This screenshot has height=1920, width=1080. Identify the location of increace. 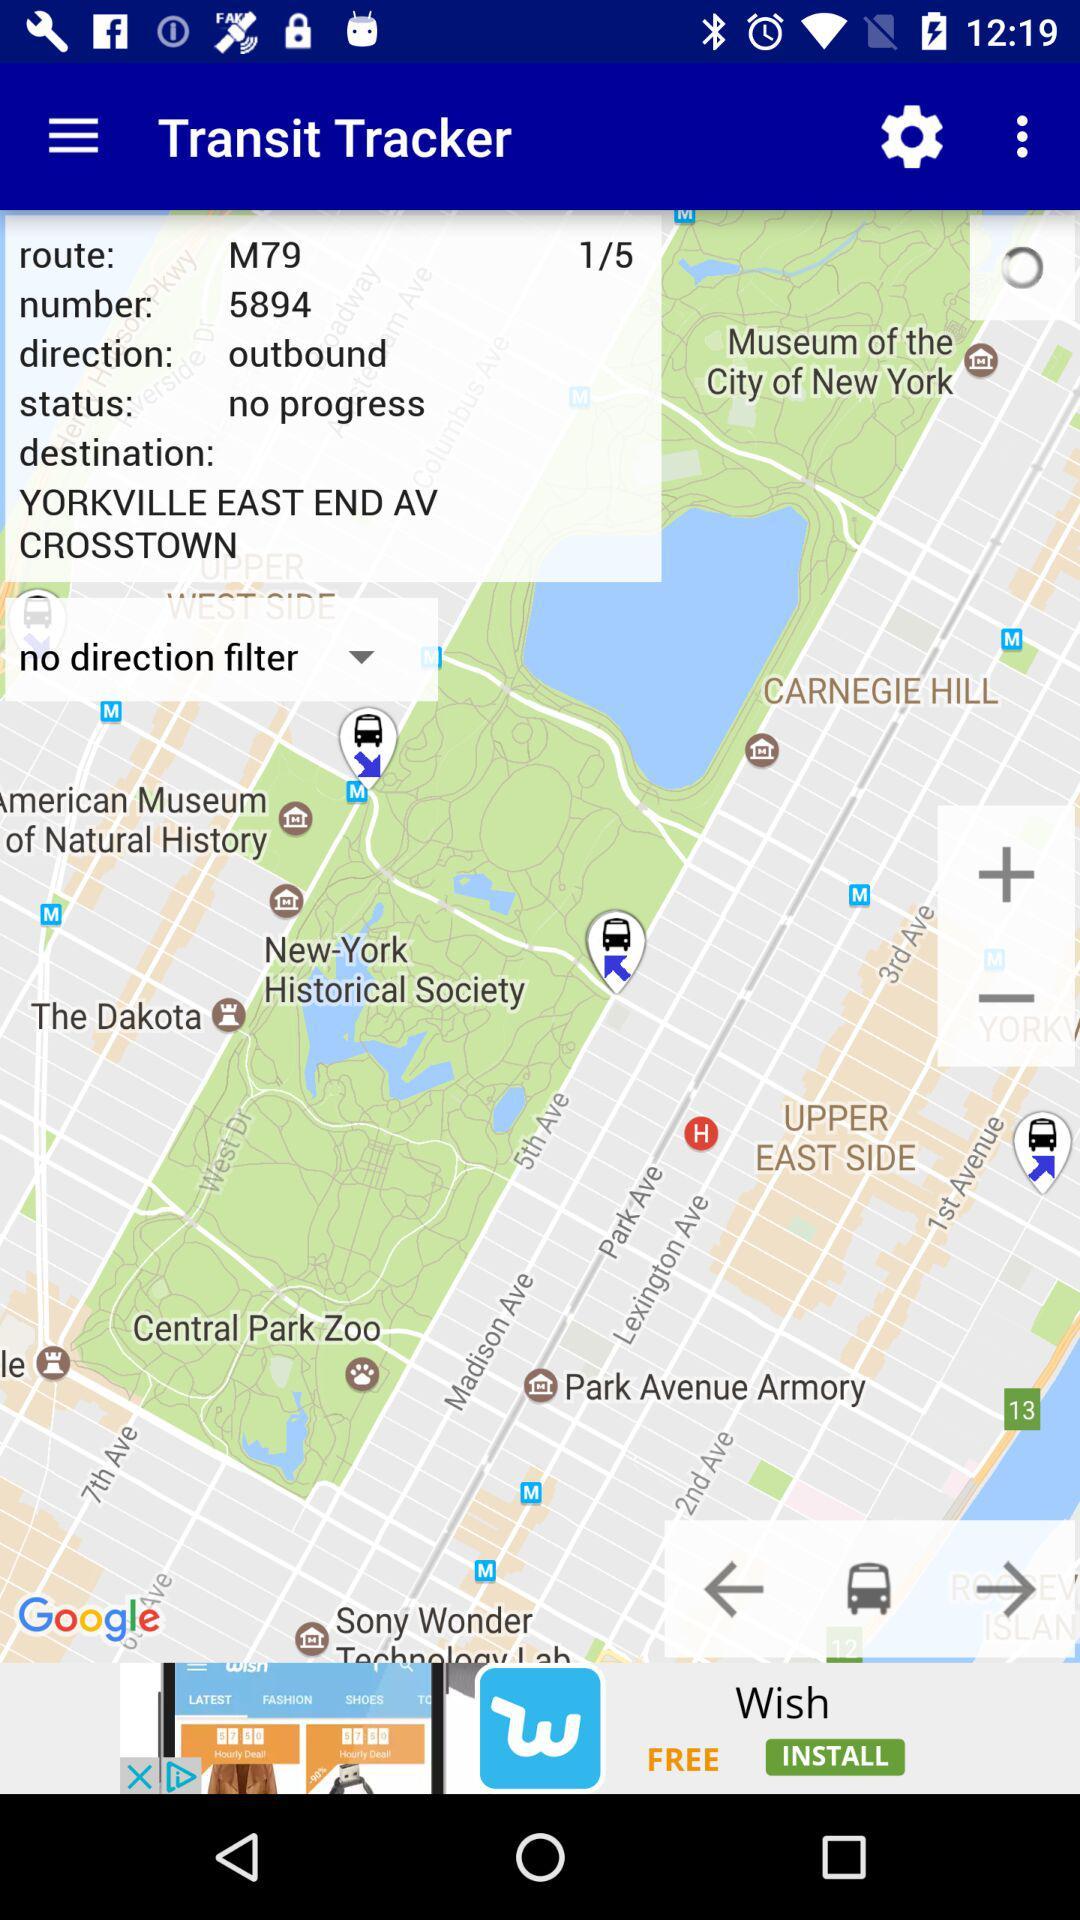
(1006, 874).